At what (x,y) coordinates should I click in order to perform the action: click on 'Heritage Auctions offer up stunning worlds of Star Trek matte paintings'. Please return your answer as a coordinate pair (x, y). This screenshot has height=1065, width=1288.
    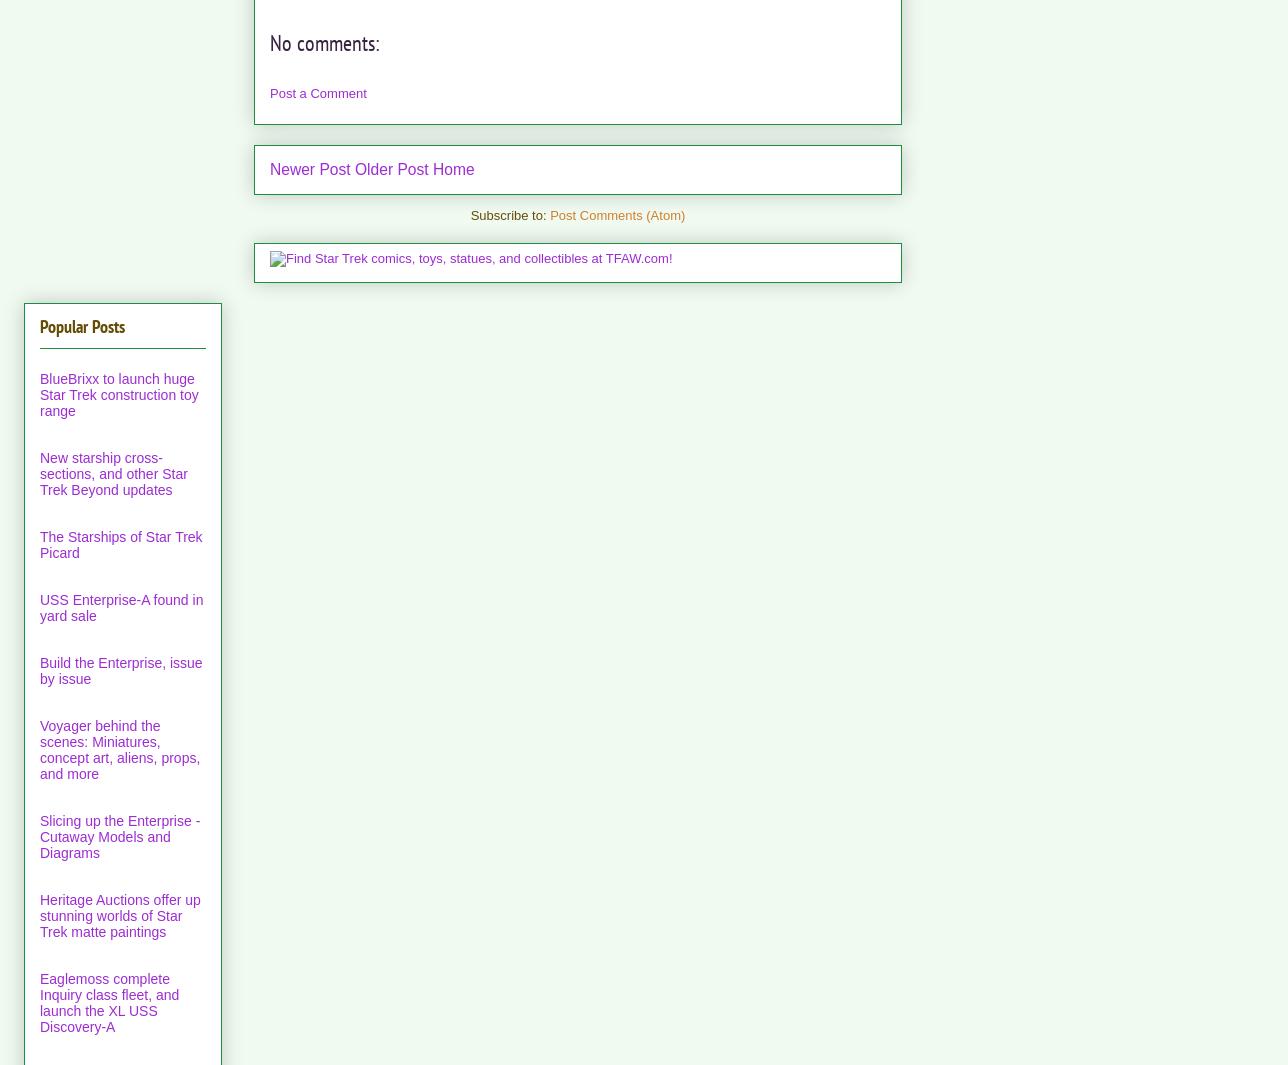
    Looking at the image, I should click on (120, 916).